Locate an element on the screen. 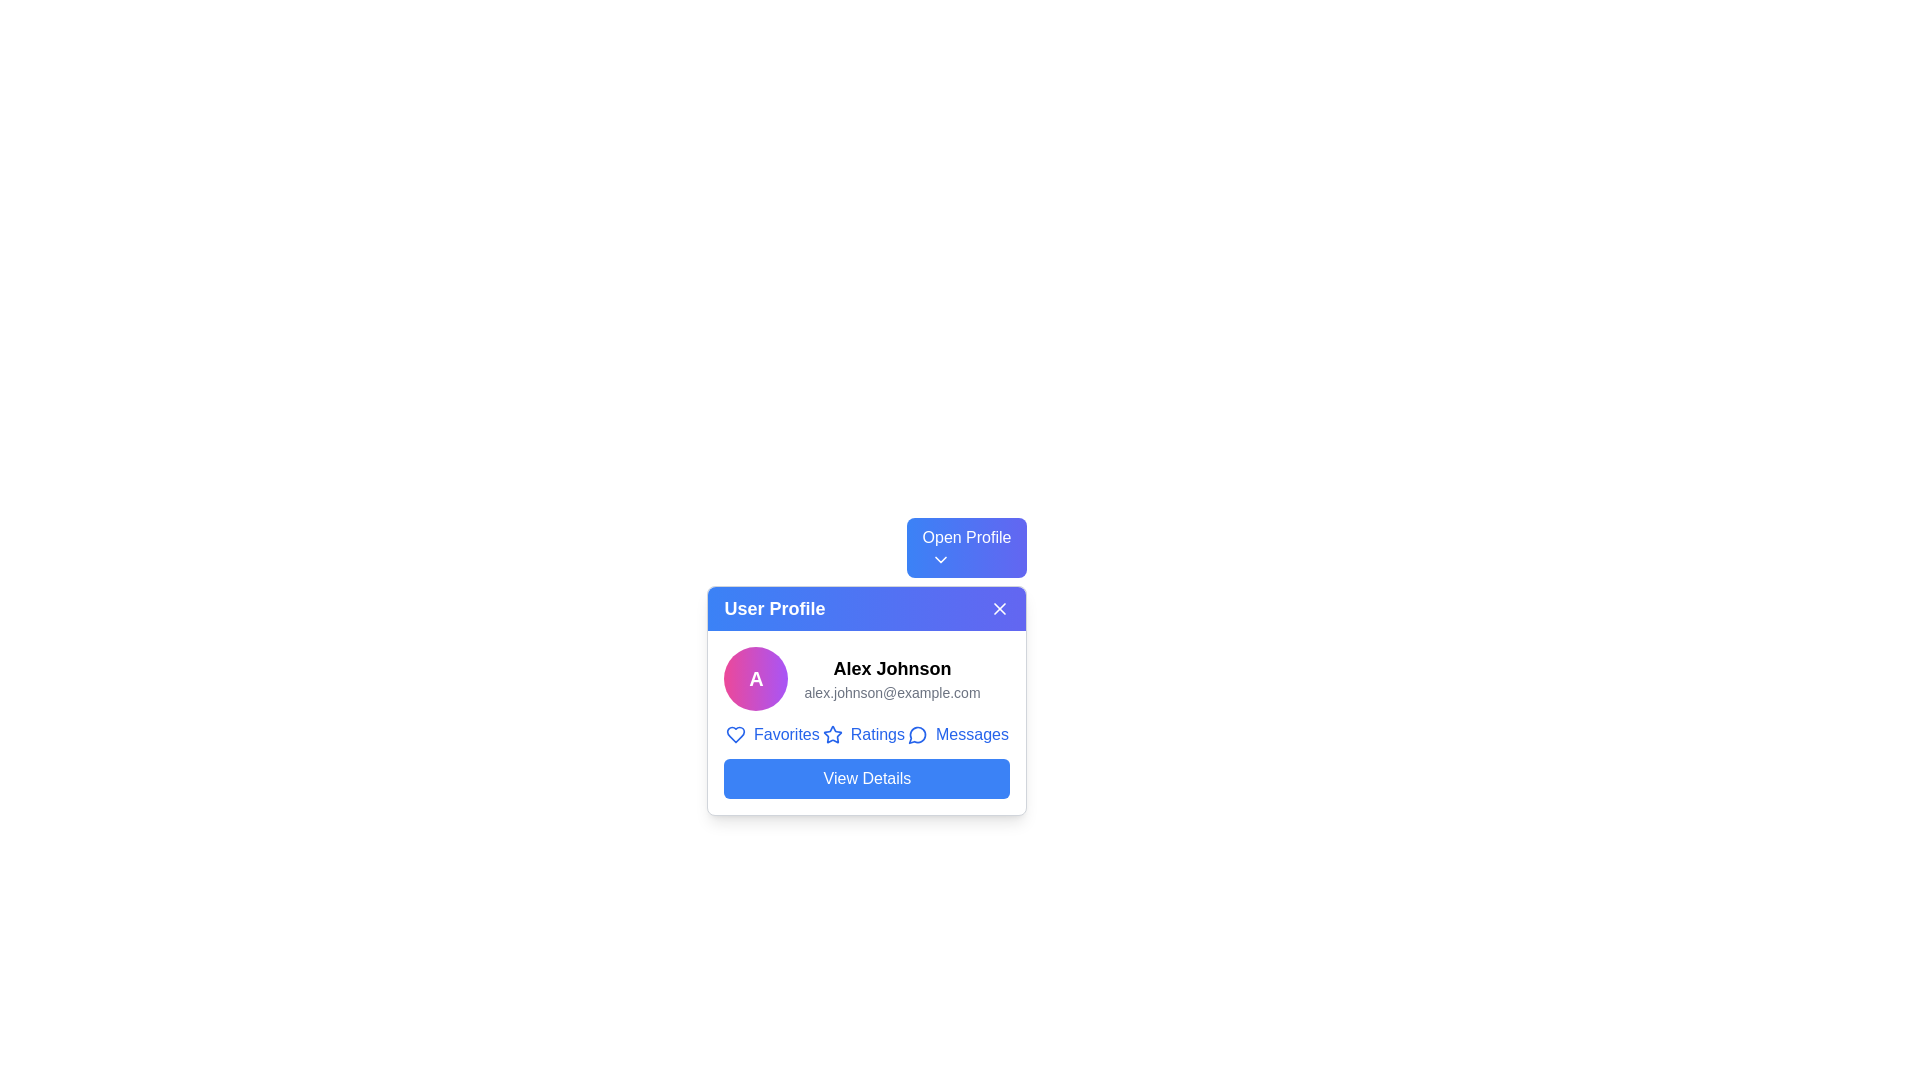 This screenshot has height=1080, width=1920. the messaging icon located between the star icon for ratings and the text 'Messages' in the user profile section is located at coordinates (916, 735).